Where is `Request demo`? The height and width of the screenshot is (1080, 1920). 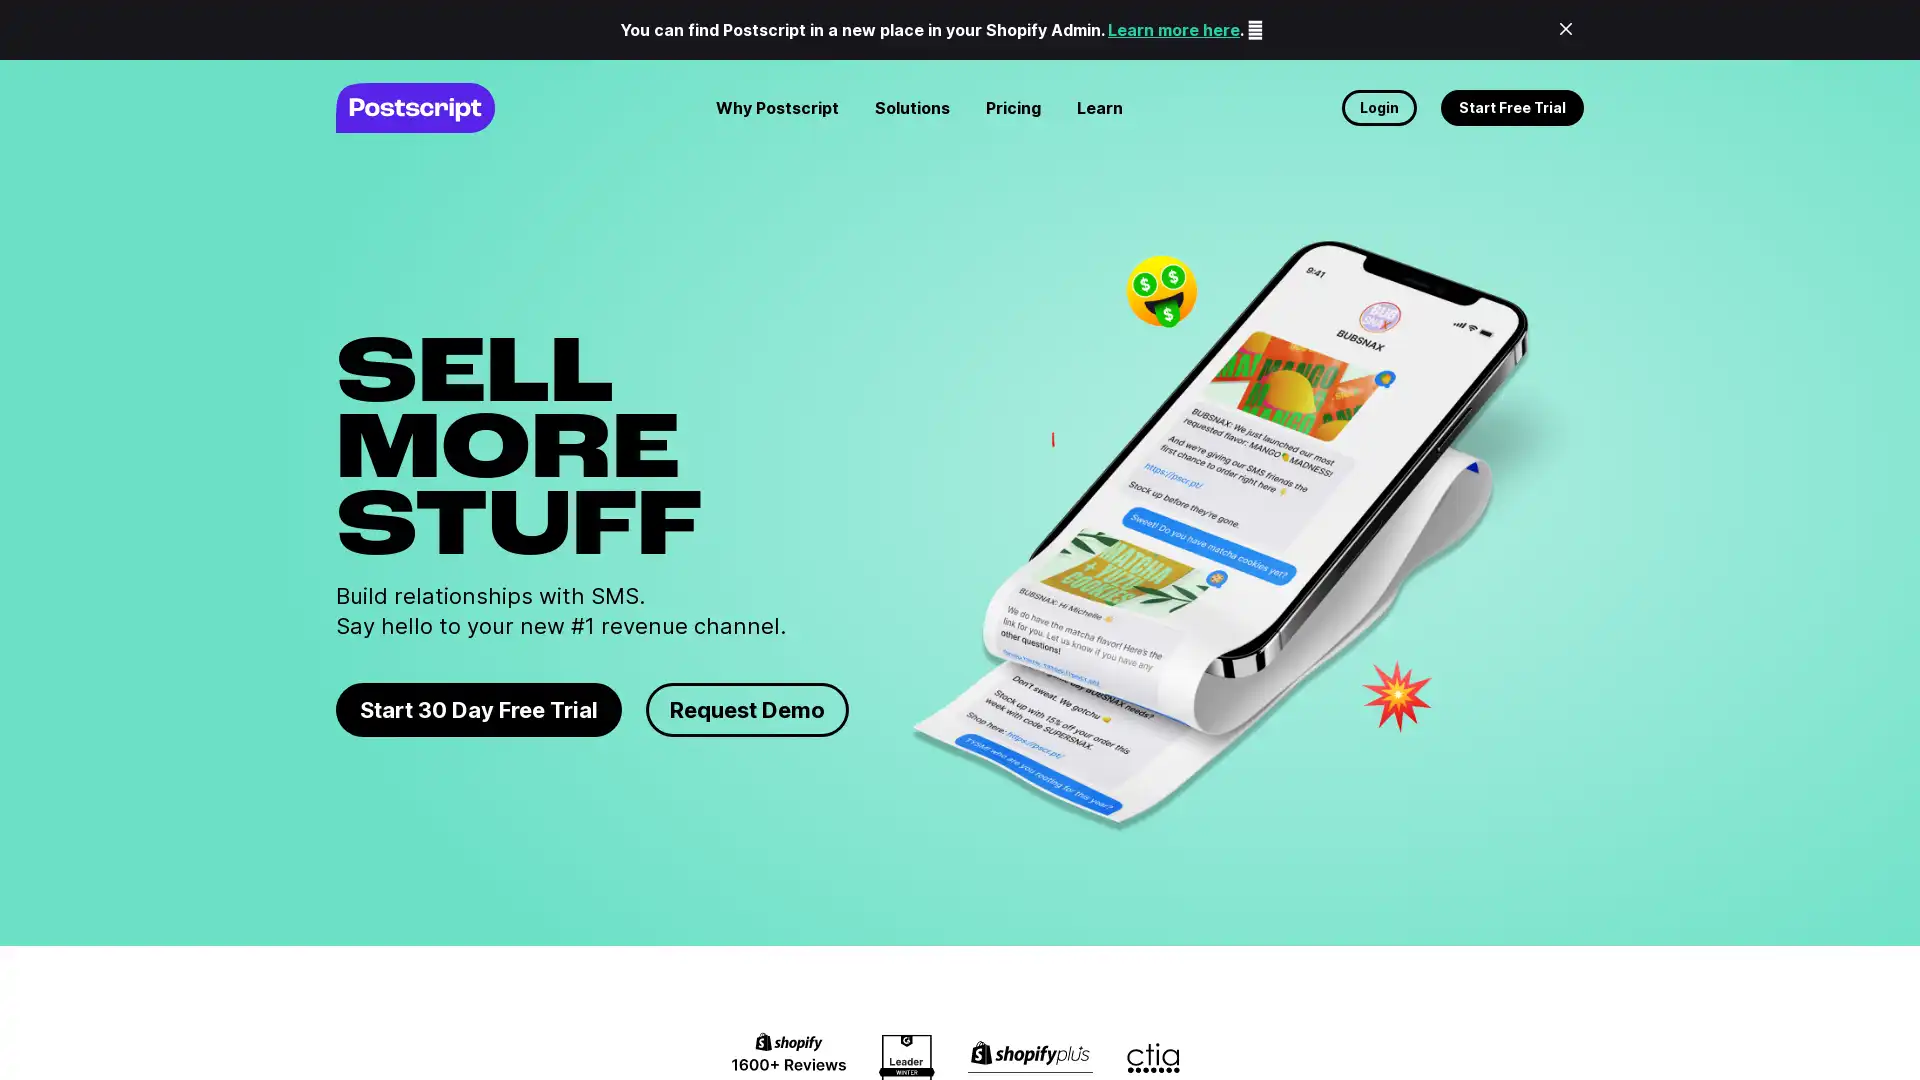 Request demo is located at coordinates (1733, 987).